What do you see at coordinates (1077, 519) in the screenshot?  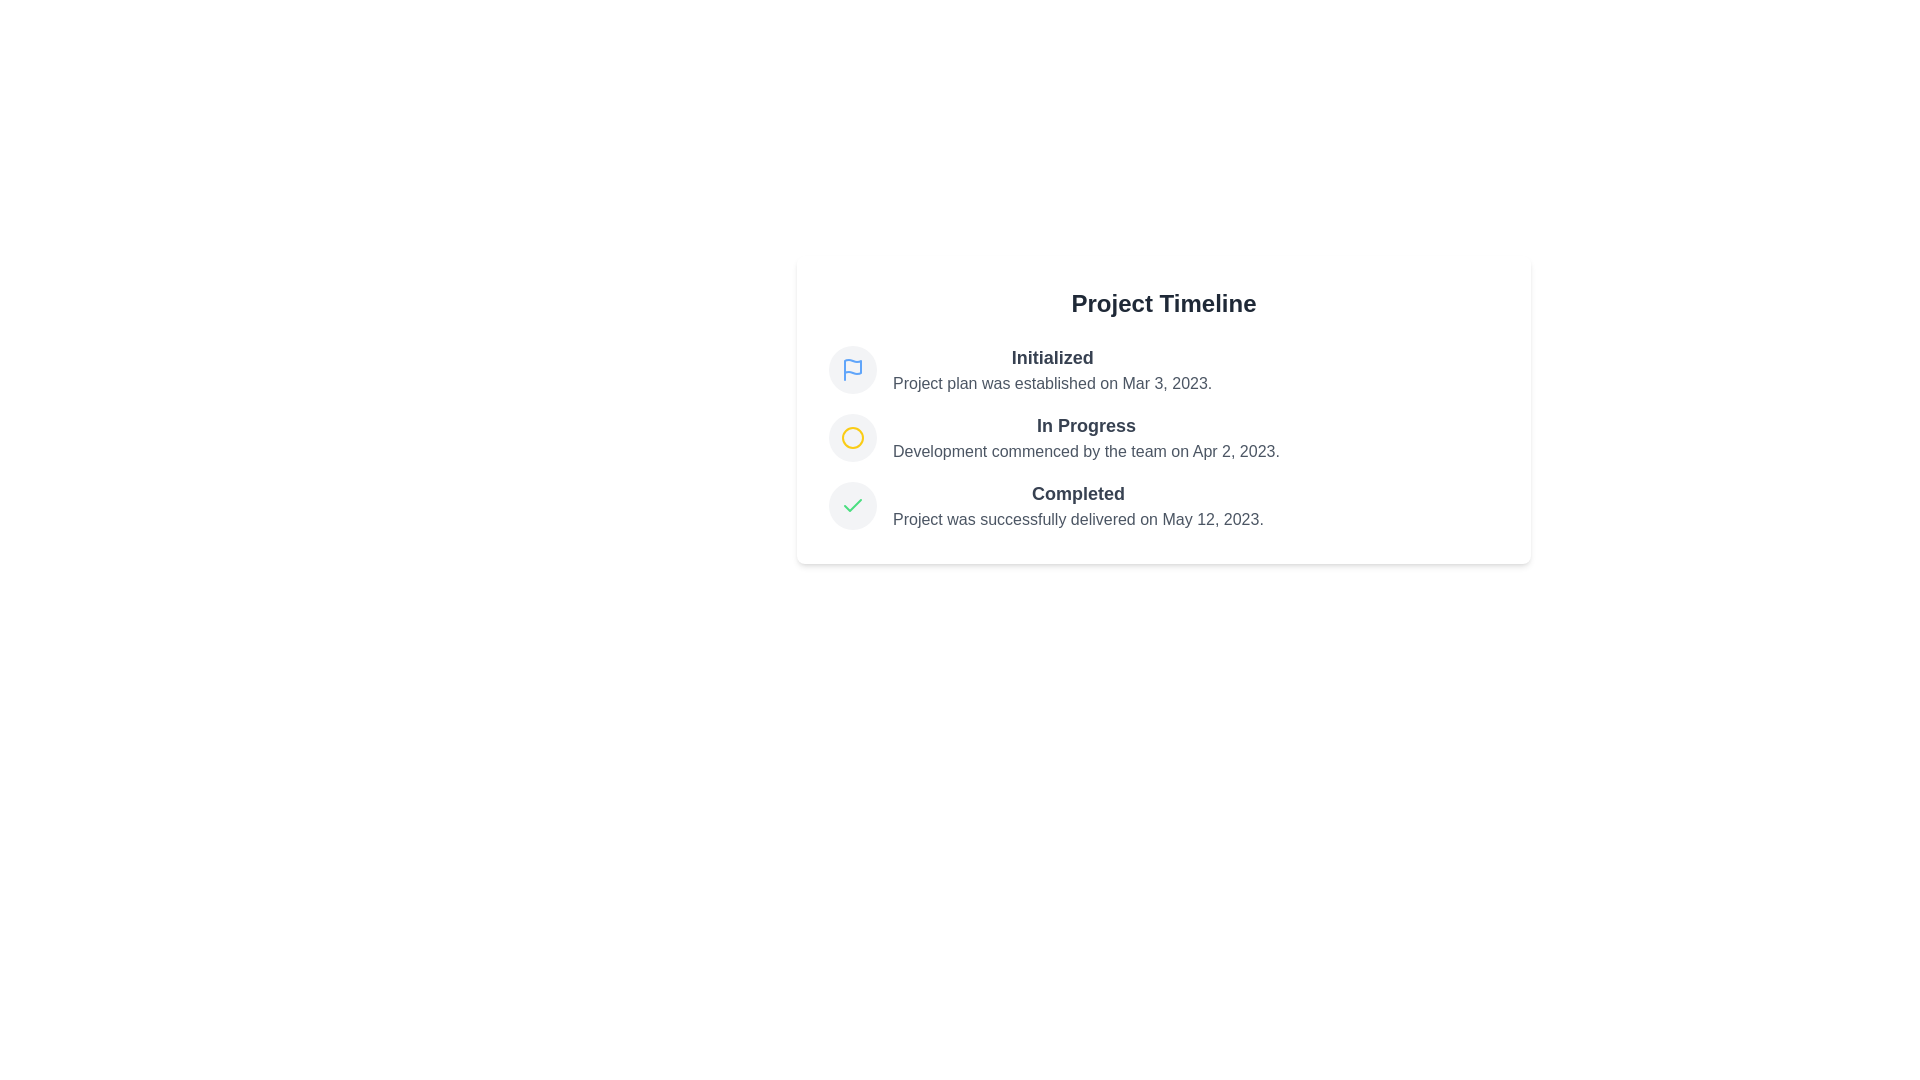 I see `the Text label displaying 'Project was successfully delivered on May 12, 2023.' located beneath the 'Completed' heading in the vertical timeline` at bounding box center [1077, 519].